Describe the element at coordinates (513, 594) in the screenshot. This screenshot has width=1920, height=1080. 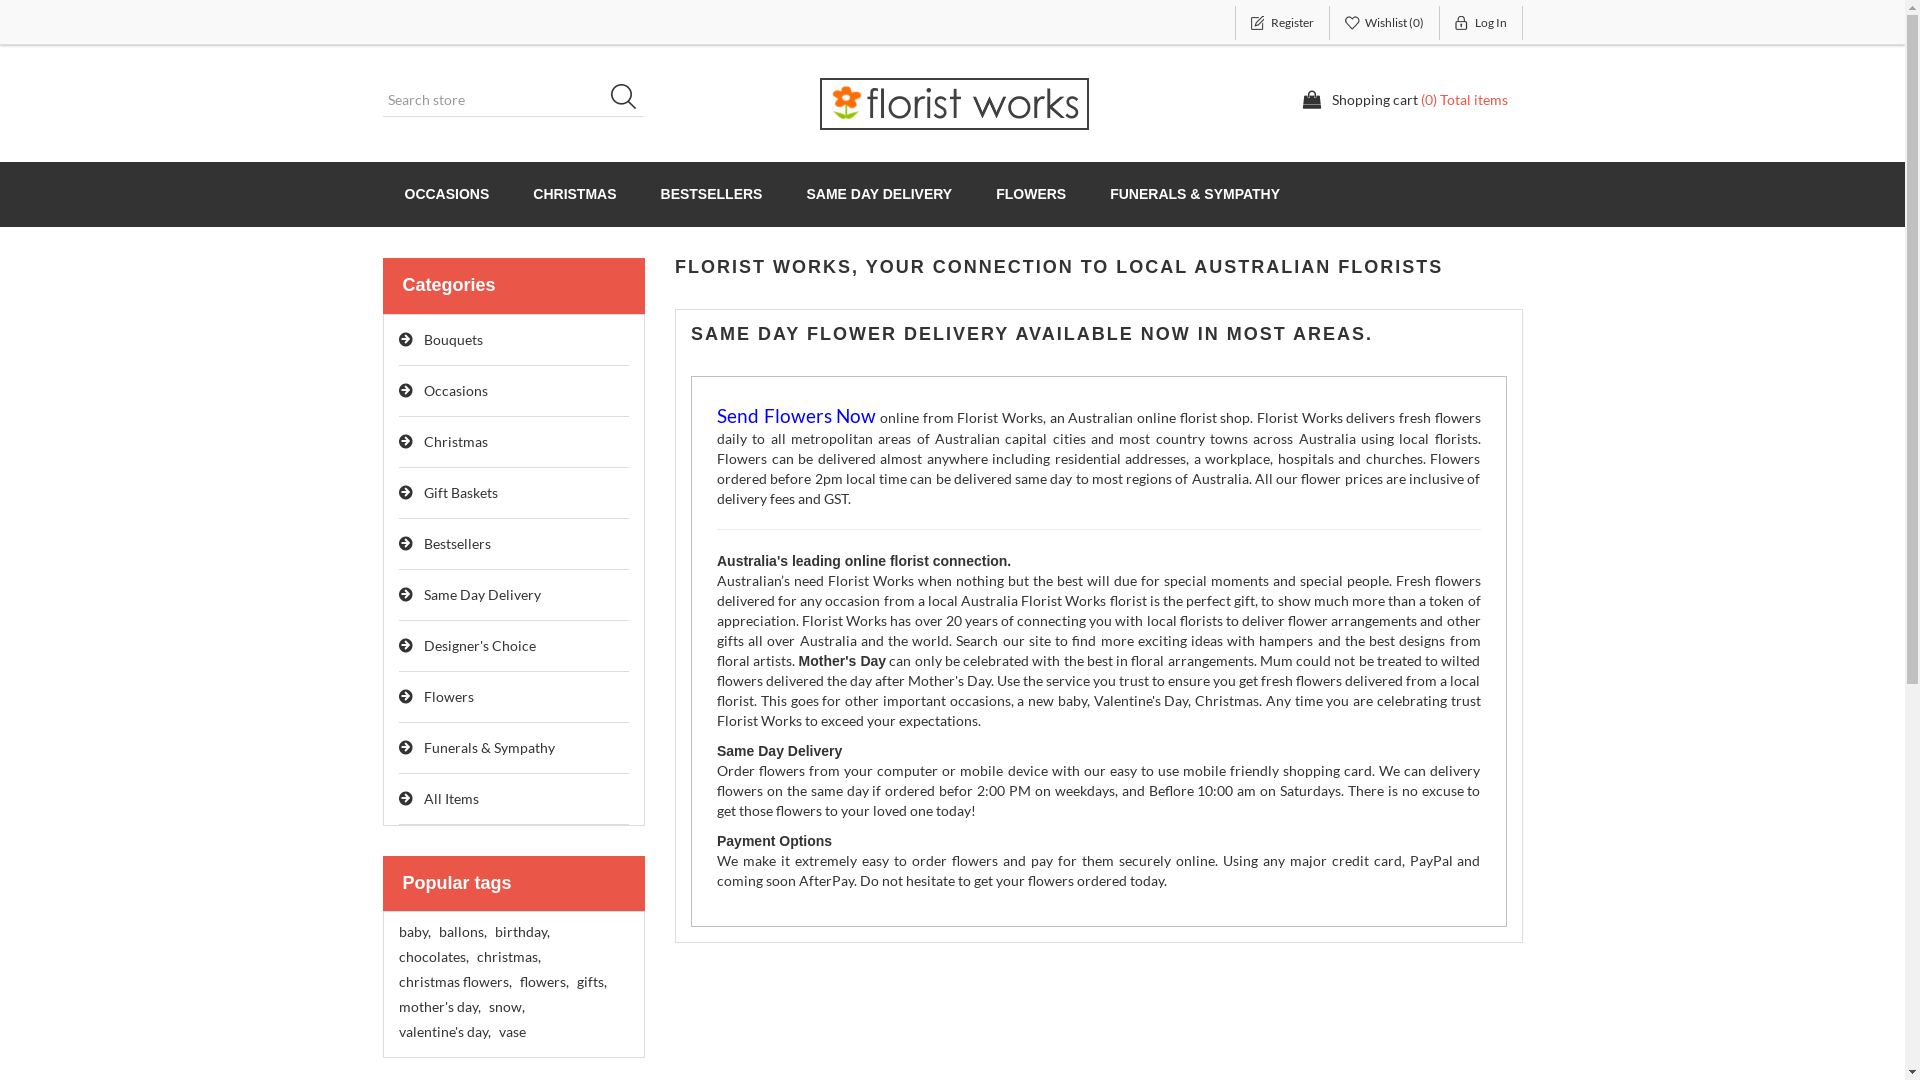
I see `'Same Day Delivery'` at that location.